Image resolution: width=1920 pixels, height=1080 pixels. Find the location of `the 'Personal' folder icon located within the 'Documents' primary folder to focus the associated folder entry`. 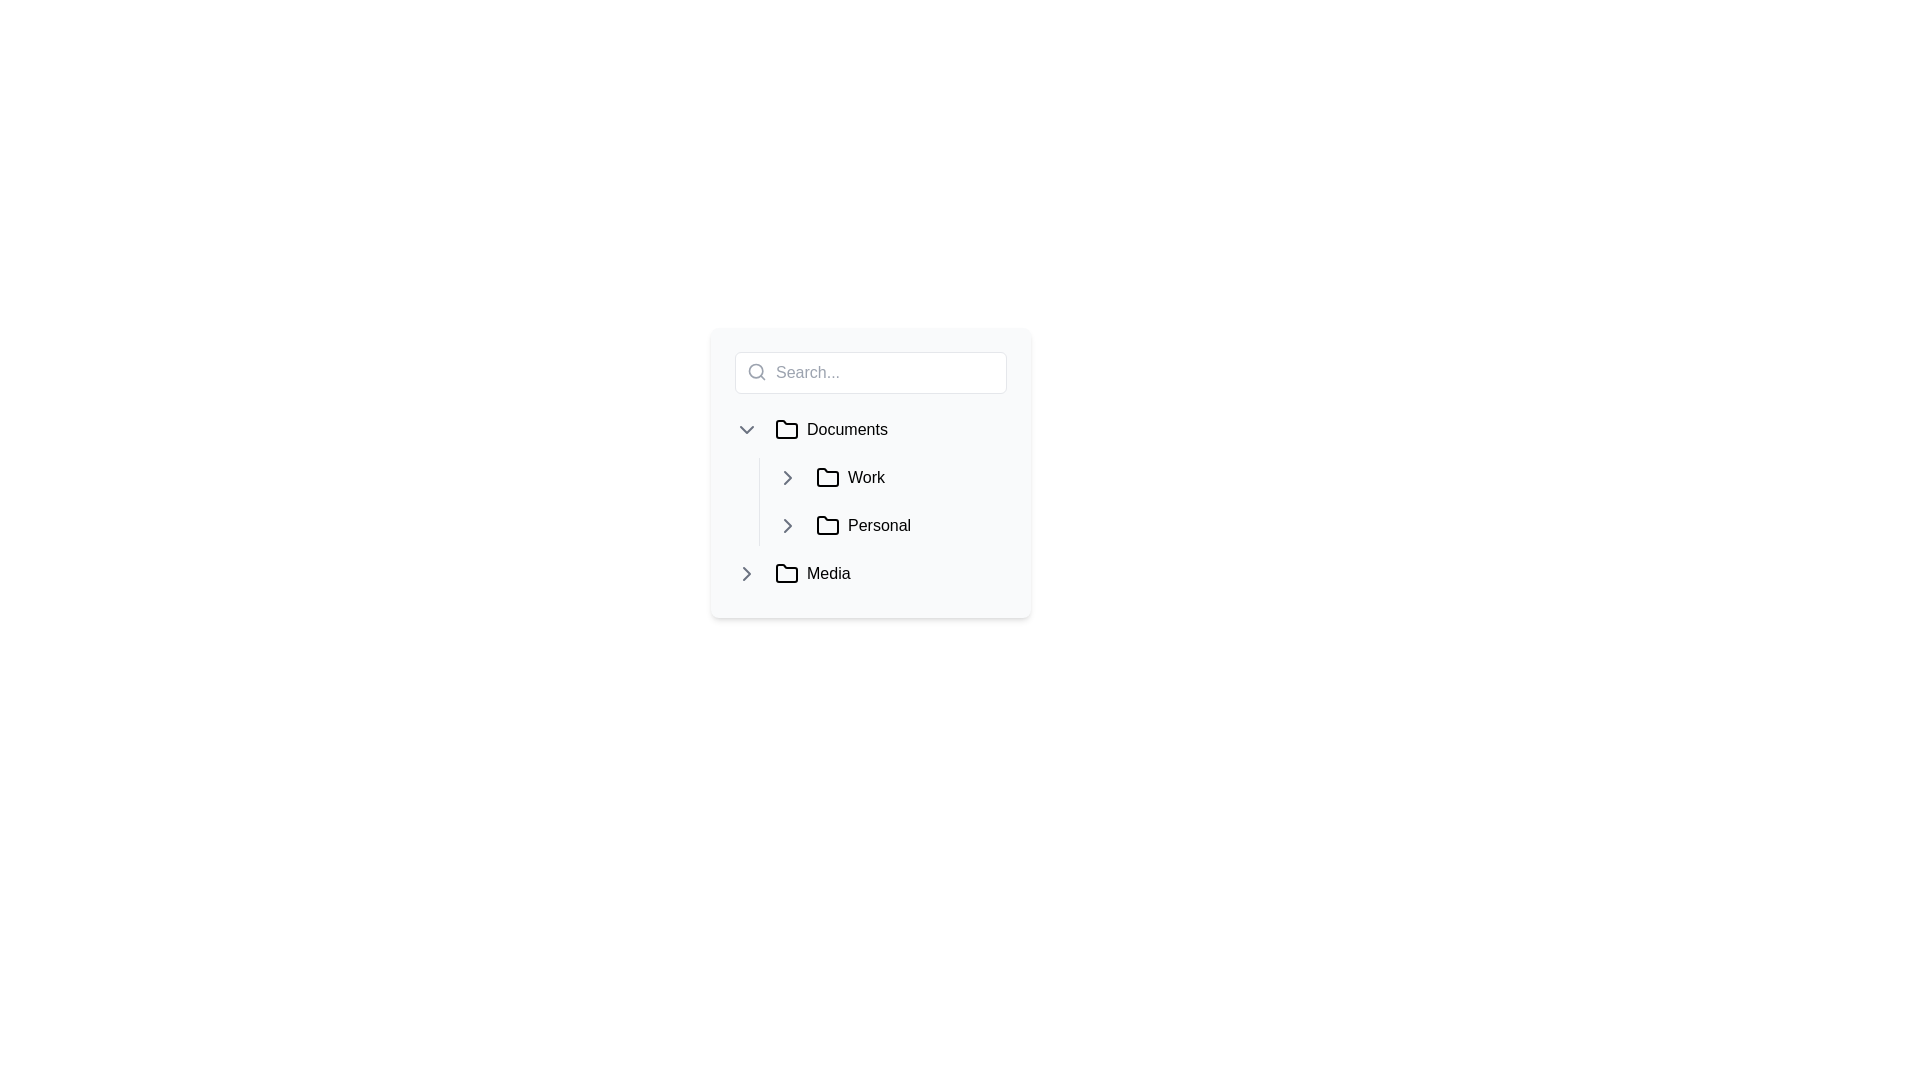

the 'Personal' folder icon located within the 'Documents' primary folder to focus the associated folder entry is located at coordinates (828, 523).